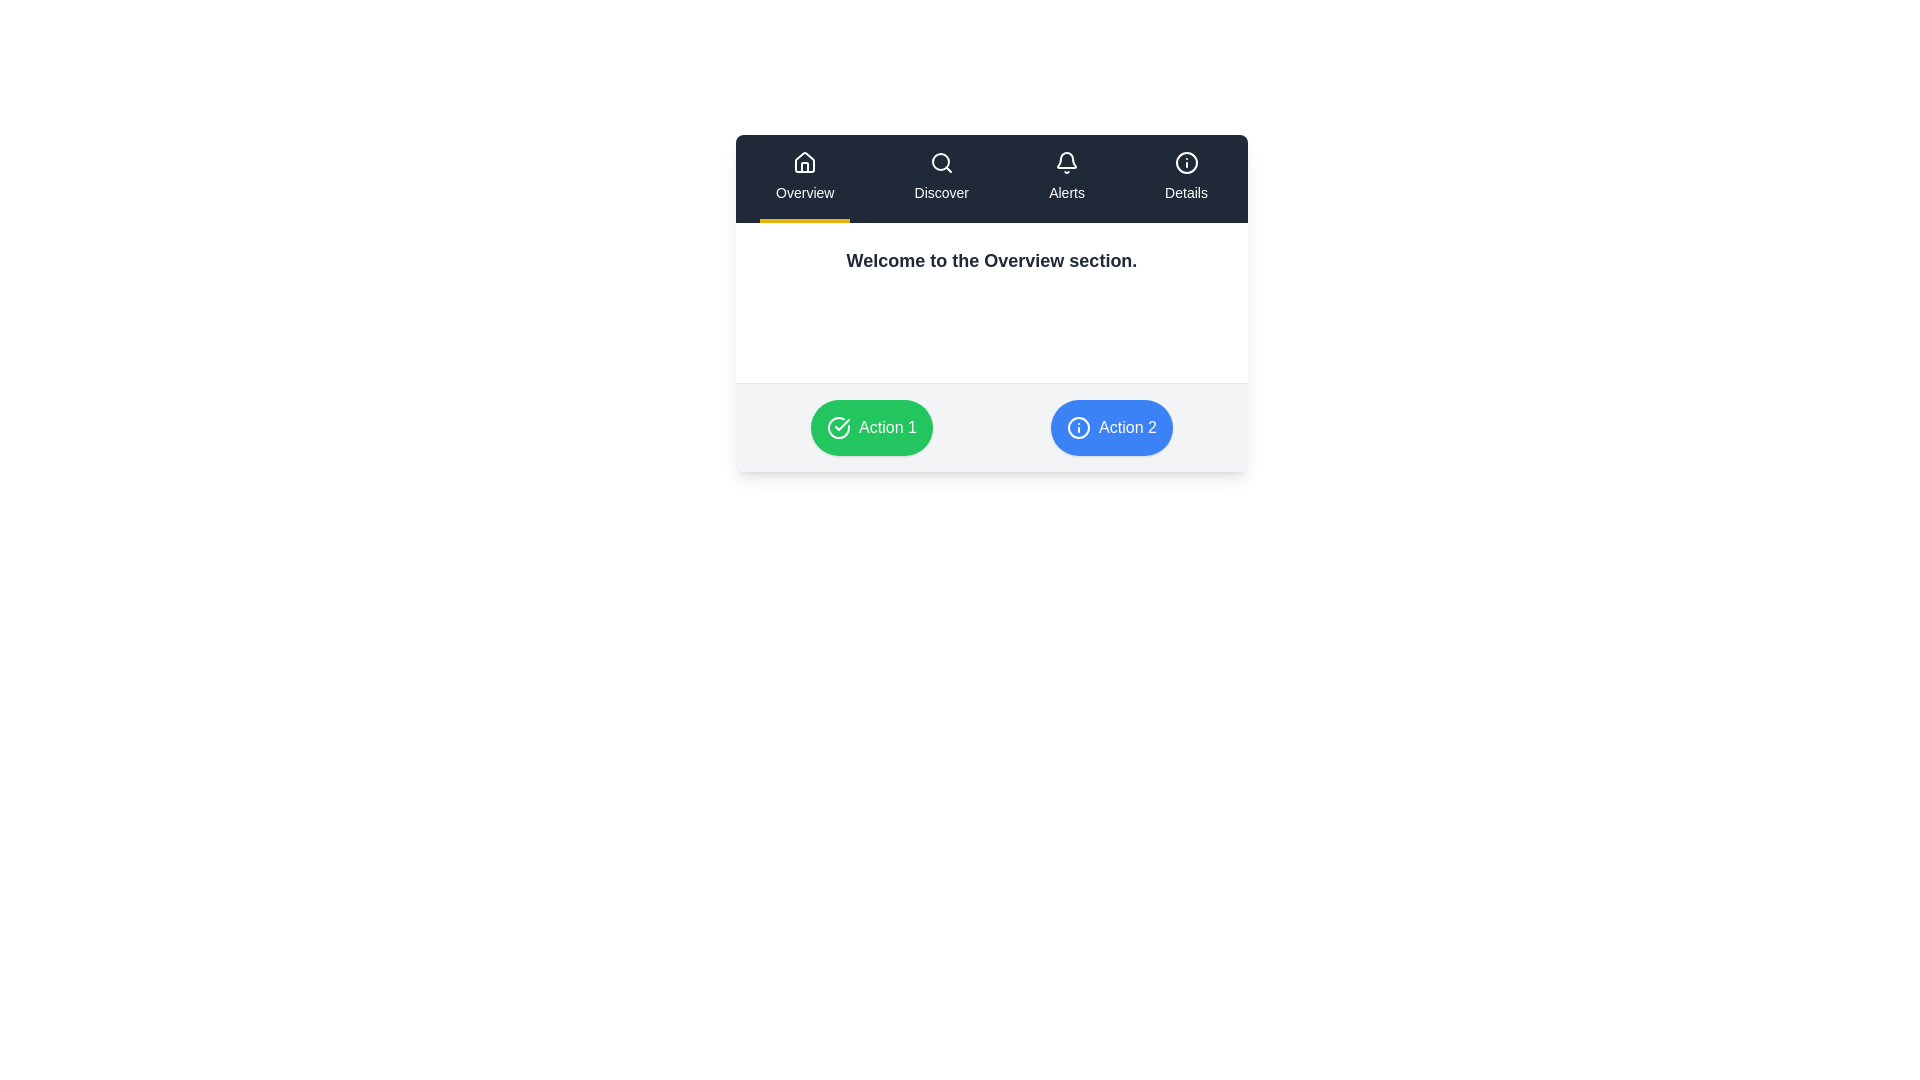 The height and width of the screenshot is (1080, 1920). Describe the element at coordinates (940, 161) in the screenshot. I see `the magnifying glass icon in the 'Discover' tab to observe the associated section highlight in the navigation bar` at that location.